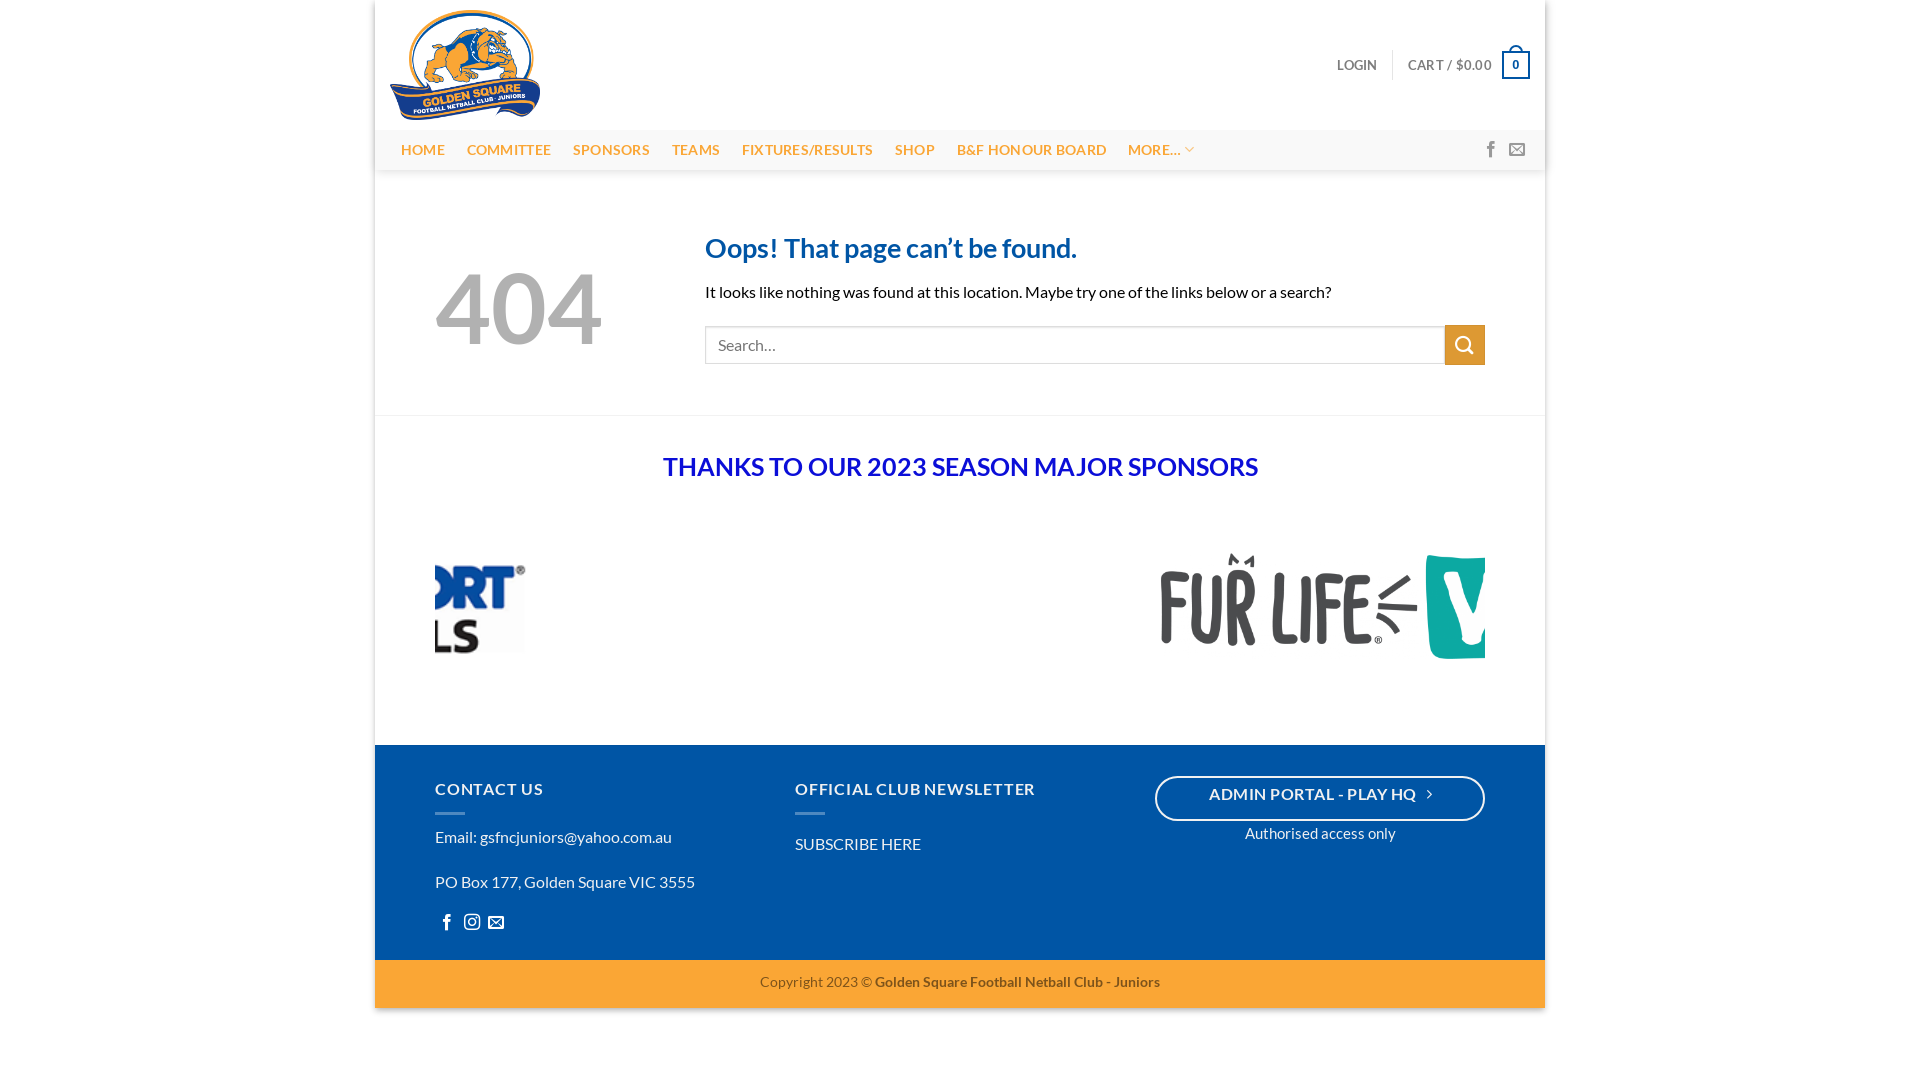 Image resolution: width=1920 pixels, height=1080 pixels. I want to click on 'SUBSCRIBE HERE', so click(858, 847).